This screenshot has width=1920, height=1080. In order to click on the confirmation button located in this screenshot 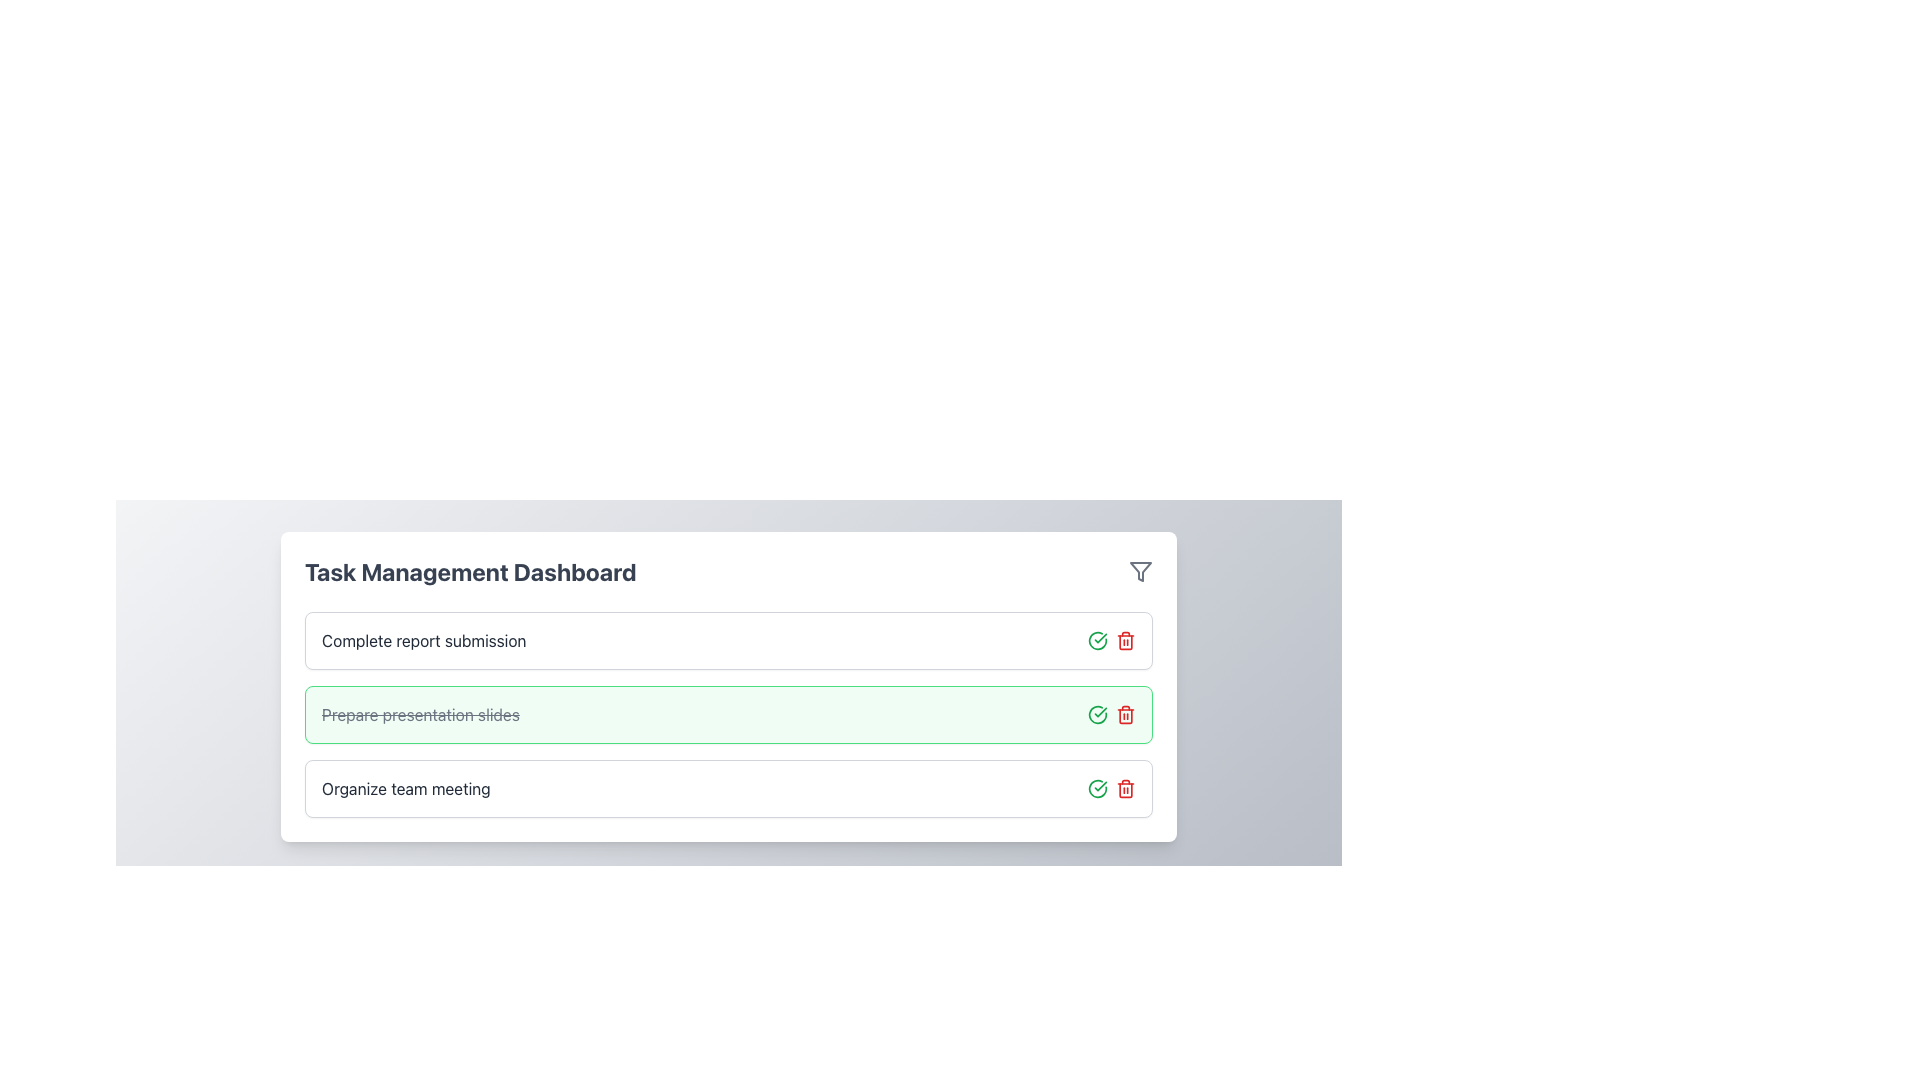, I will do `click(1097, 788)`.